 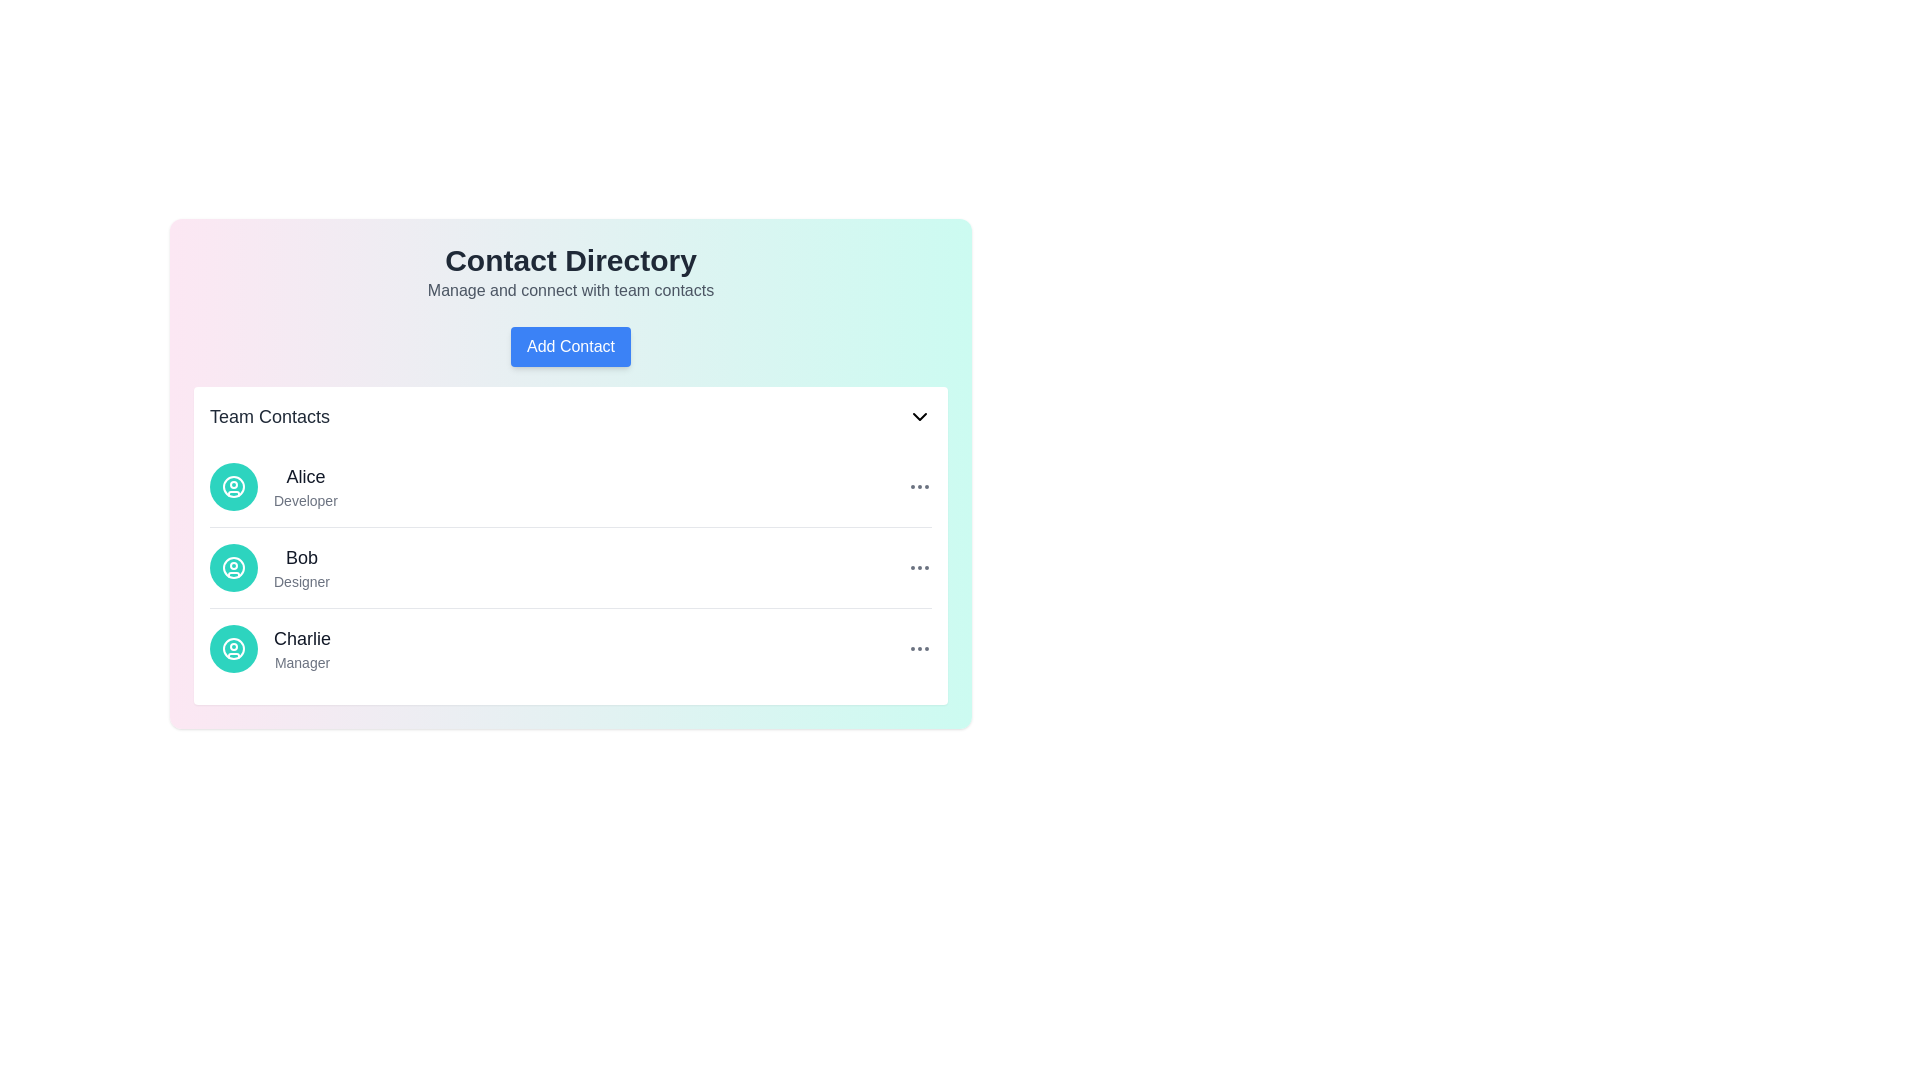 What do you see at coordinates (301, 558) in the screenshot?
I see `the text label displaying 'Bob' in bold within the second entry of the 'Team Contacts' list to associate it with the contact listed` at bounding box center [301, 558].